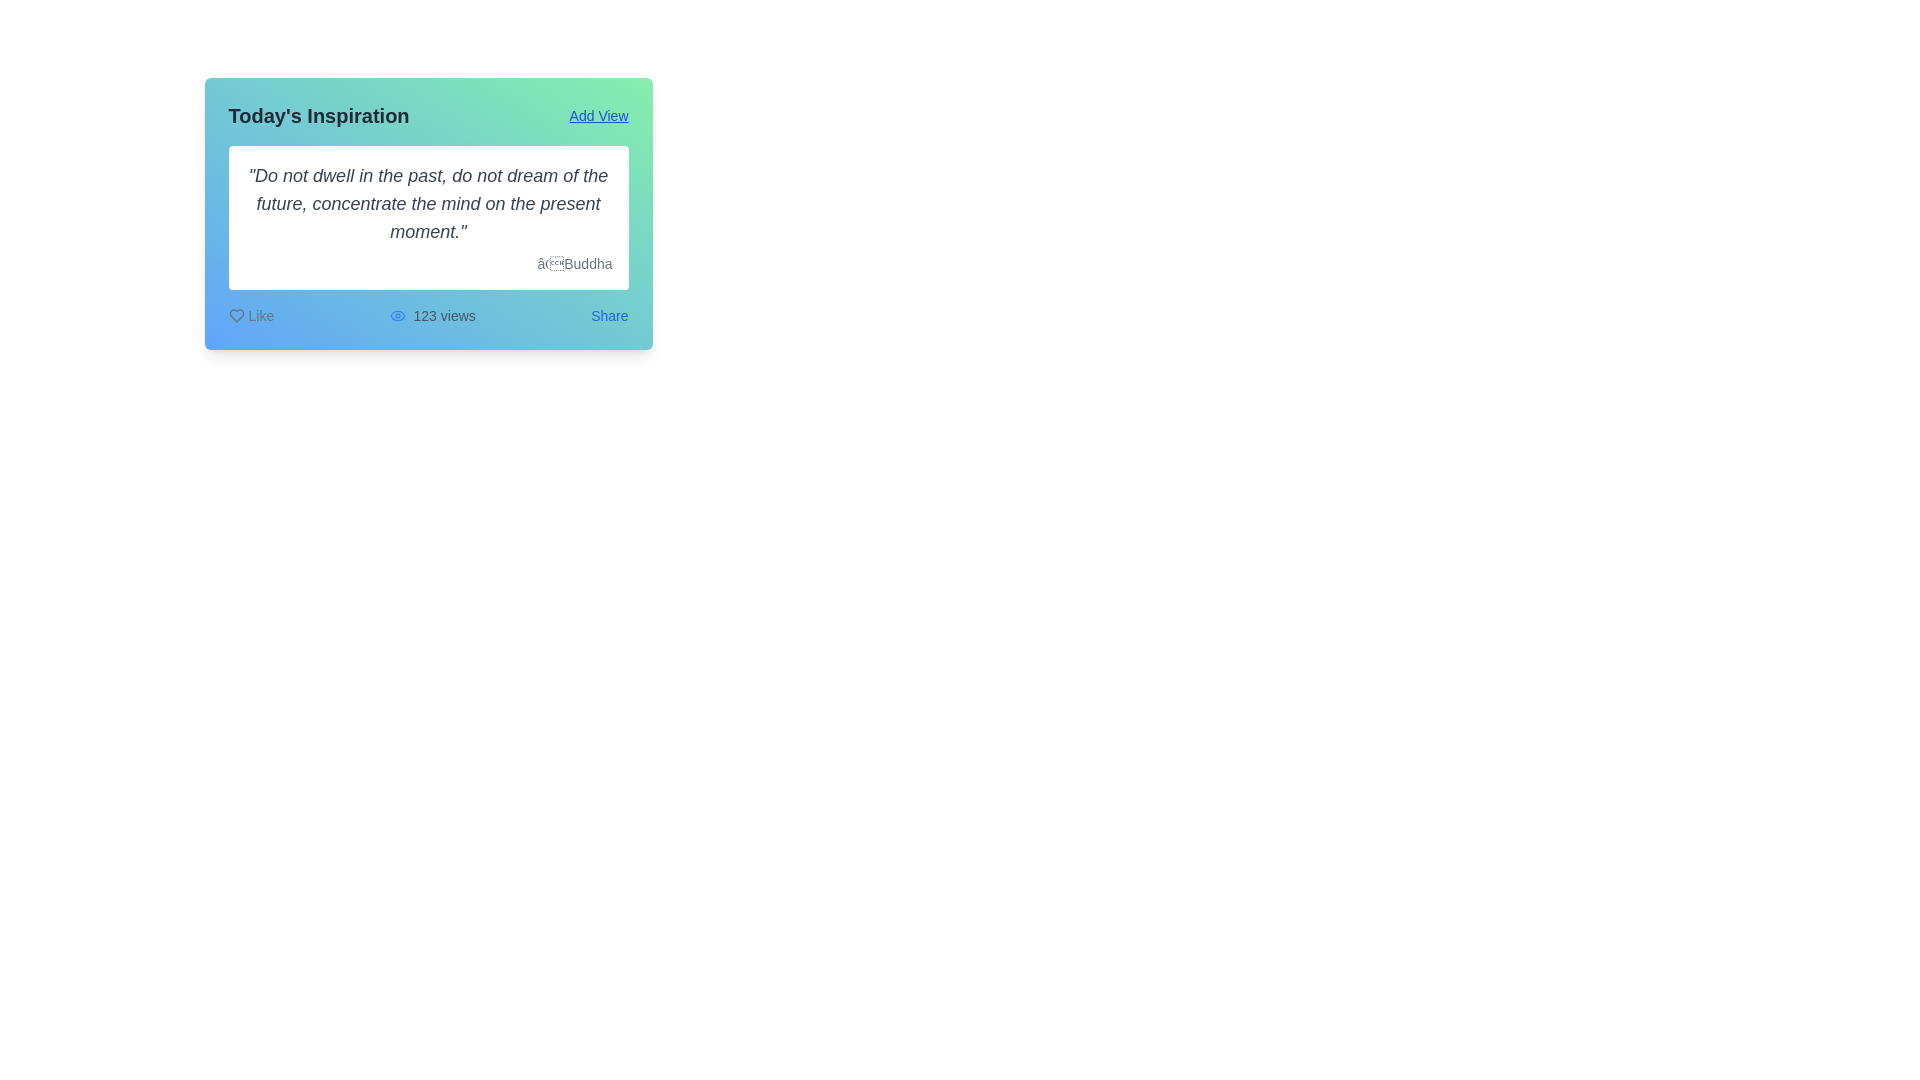 This screenshot has height=1080, width=1920. What do you see at coordinates (598, 115) in the screenshot?
I see `the 'Add View' link located in the header bar, which is positioned on the right side of 'Today's Inspiration'` at bounding box center [598, 115].